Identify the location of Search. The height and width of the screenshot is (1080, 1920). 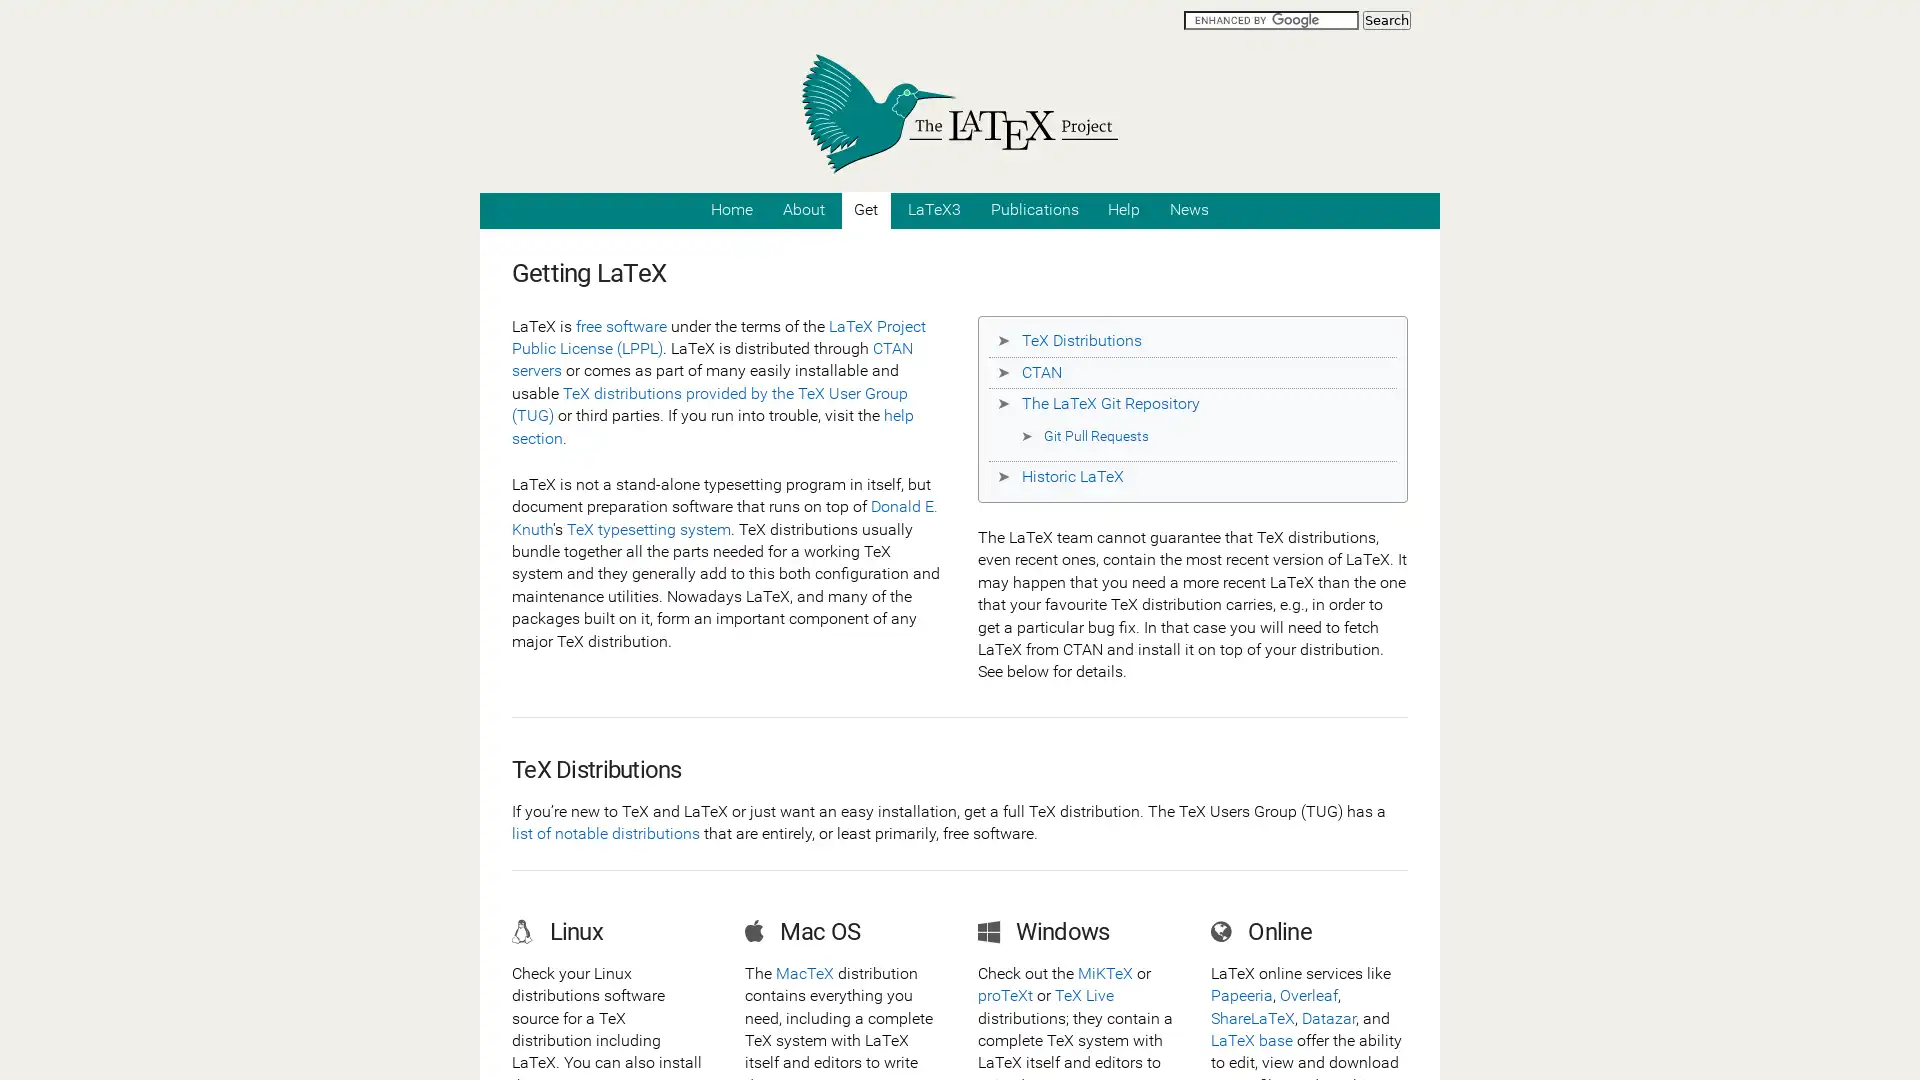
(1386, 20).